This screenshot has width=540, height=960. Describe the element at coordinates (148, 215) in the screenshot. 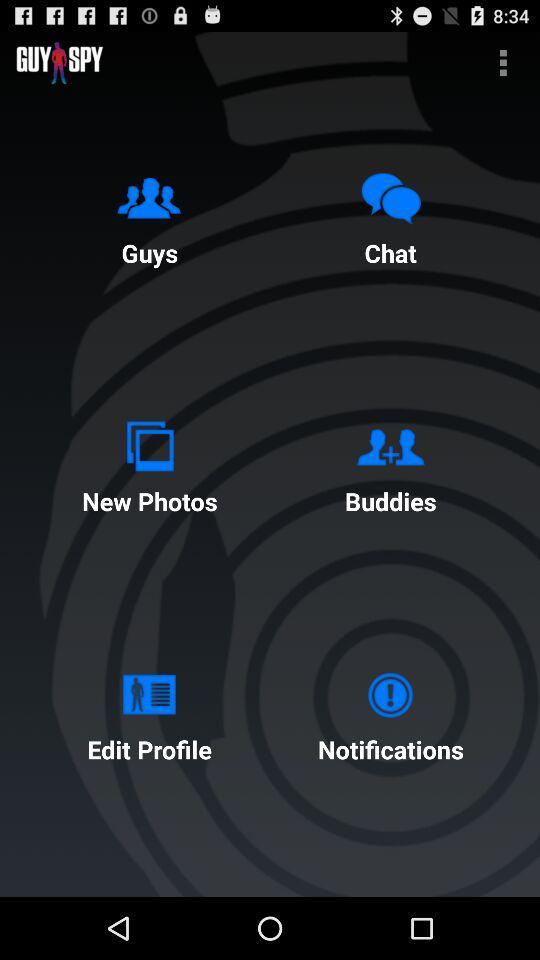

I see `the guys icon` at that location.